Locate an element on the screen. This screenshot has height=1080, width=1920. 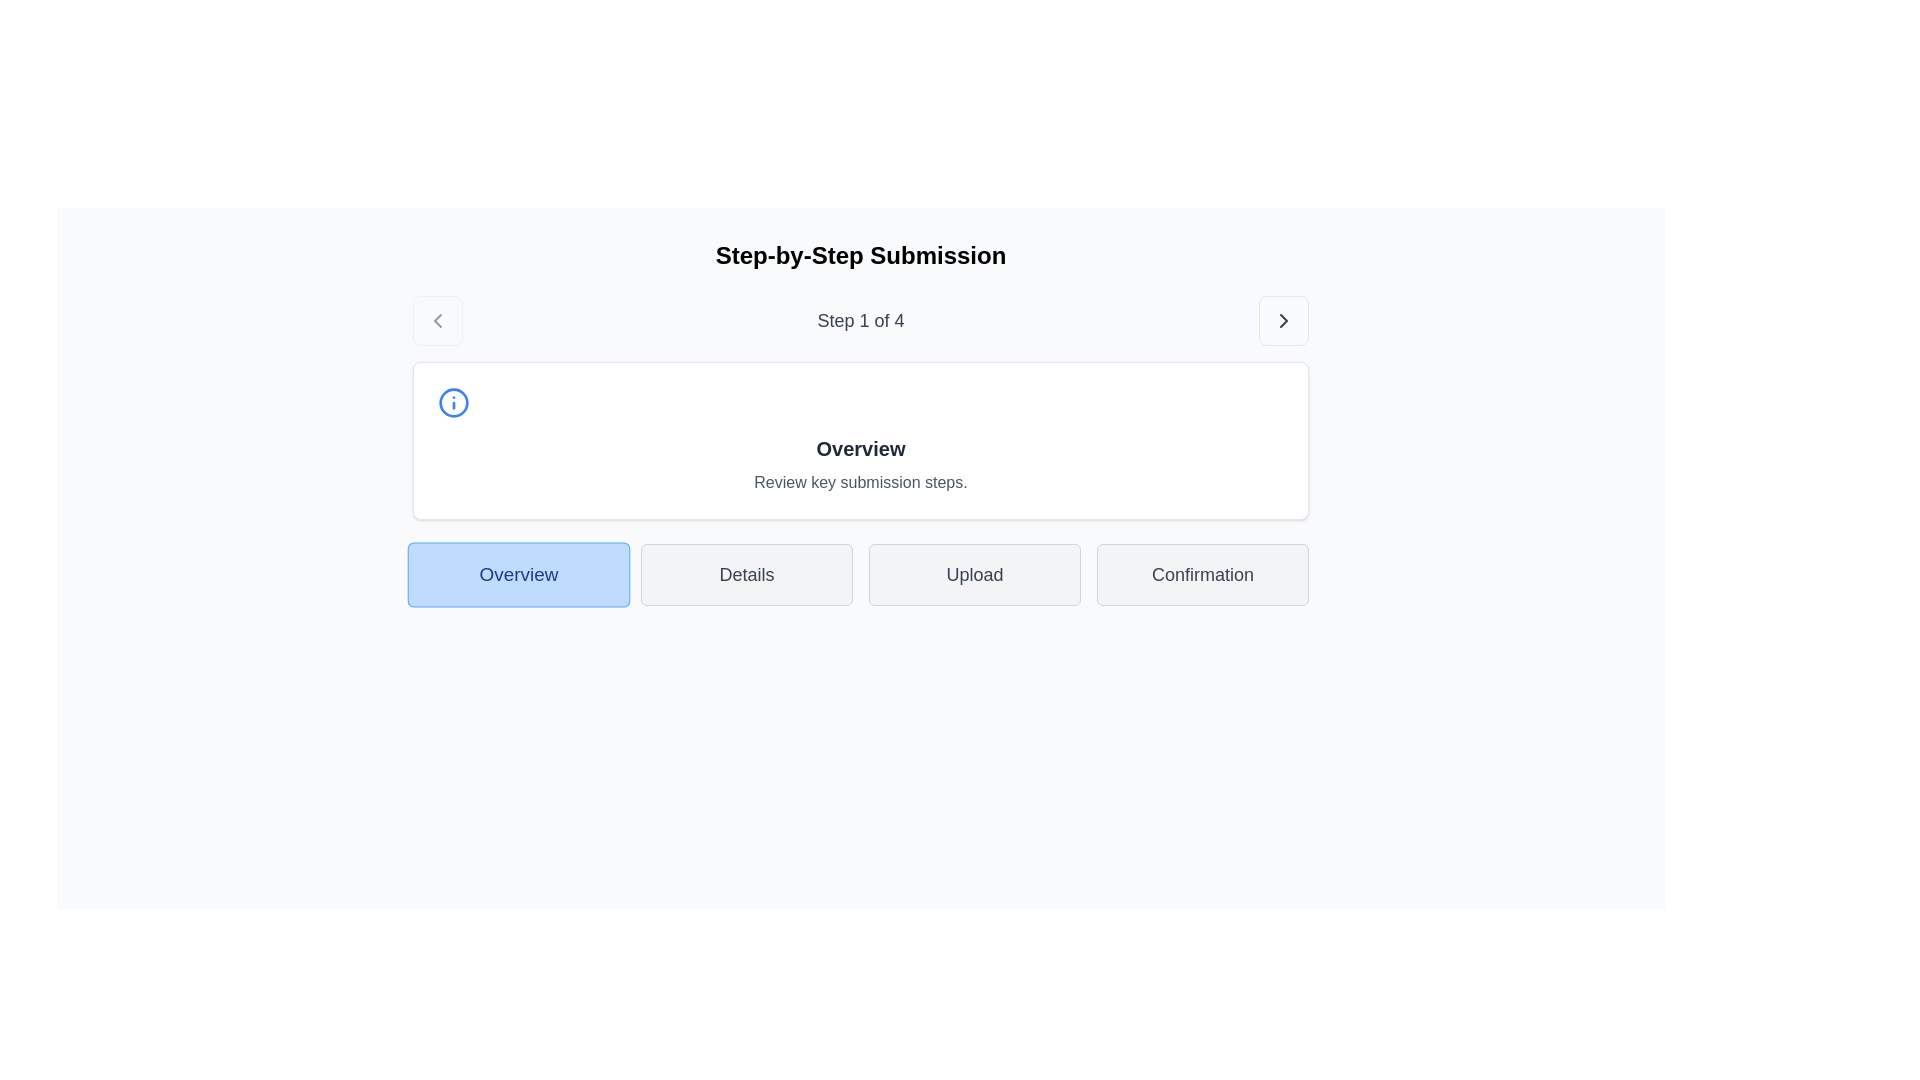
the right-facing chevron icon styled in dark gray located in the button-like area at the top-right corner of the layout is located at coordinates (1283, 319).